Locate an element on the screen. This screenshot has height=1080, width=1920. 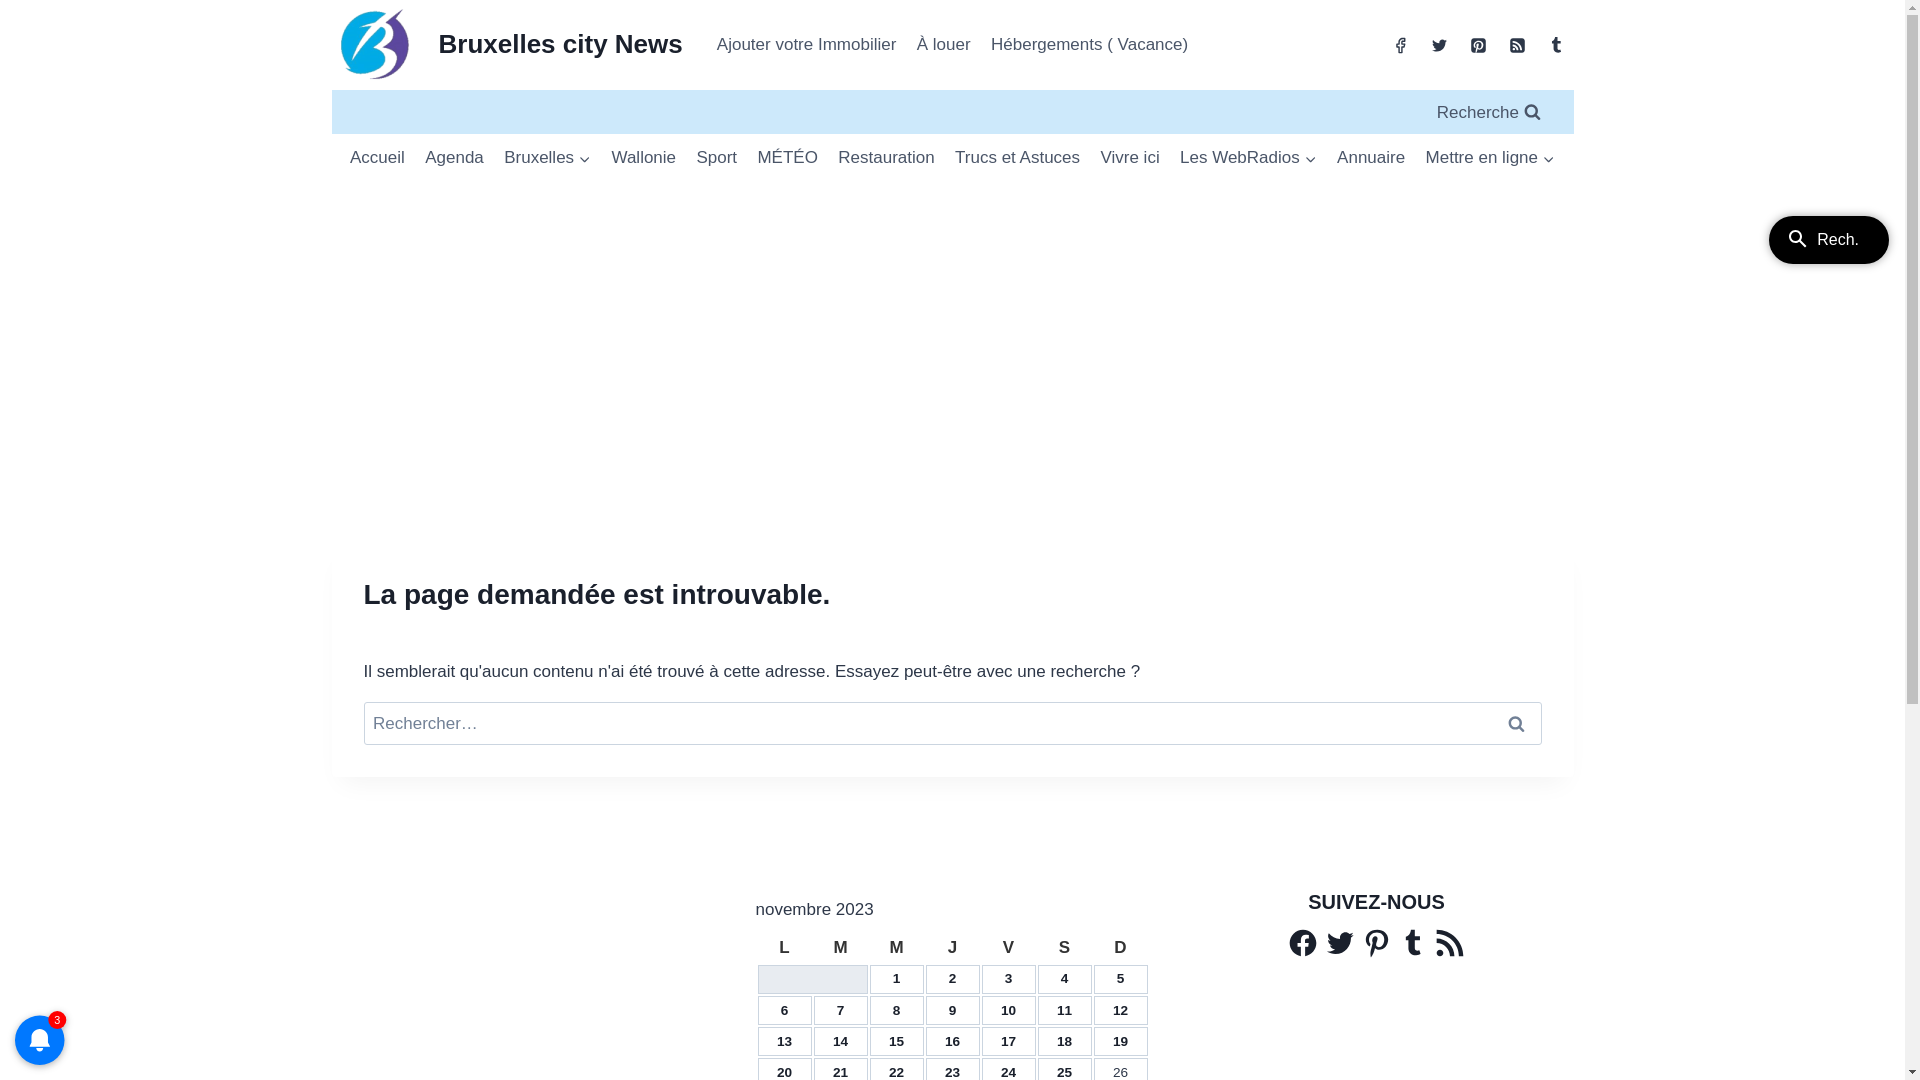
'Pinterest' is located at coordinates (1359, 942).